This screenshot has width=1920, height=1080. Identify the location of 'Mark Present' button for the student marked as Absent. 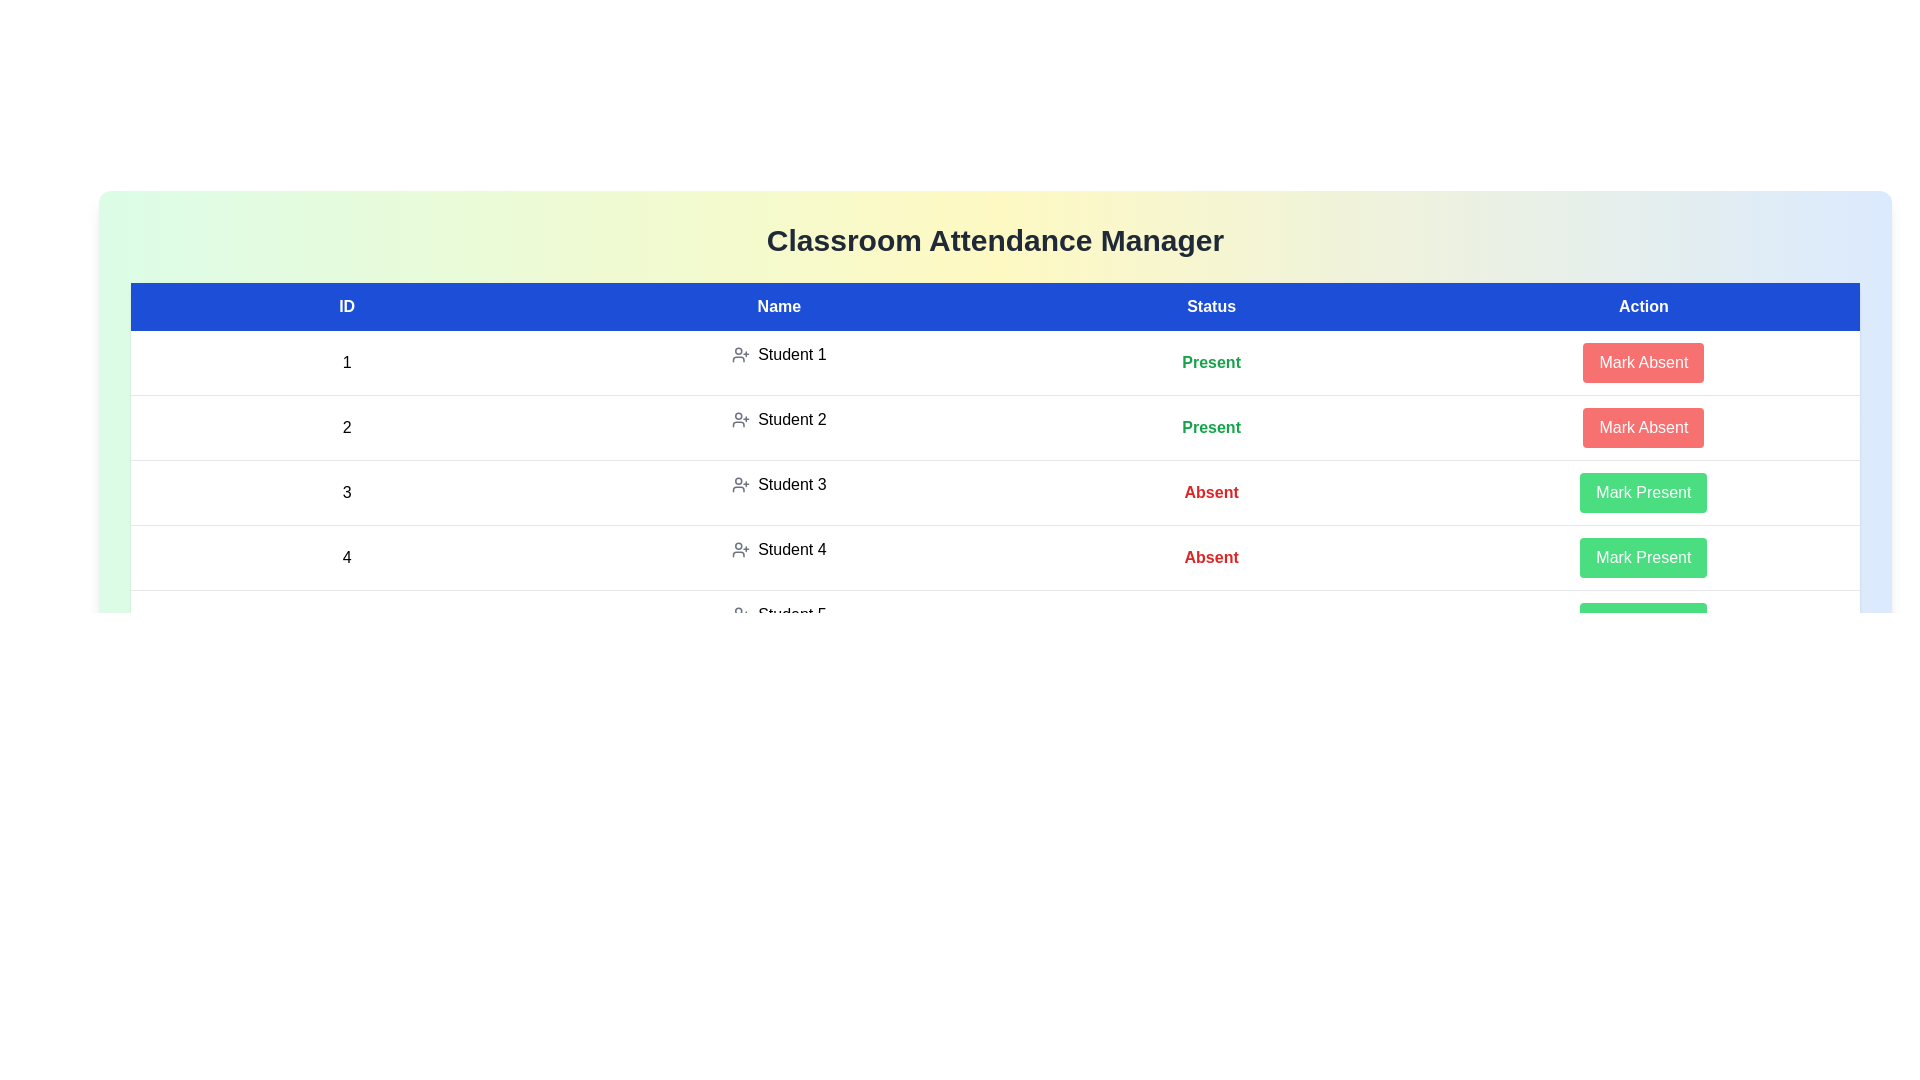
(1643, 493).